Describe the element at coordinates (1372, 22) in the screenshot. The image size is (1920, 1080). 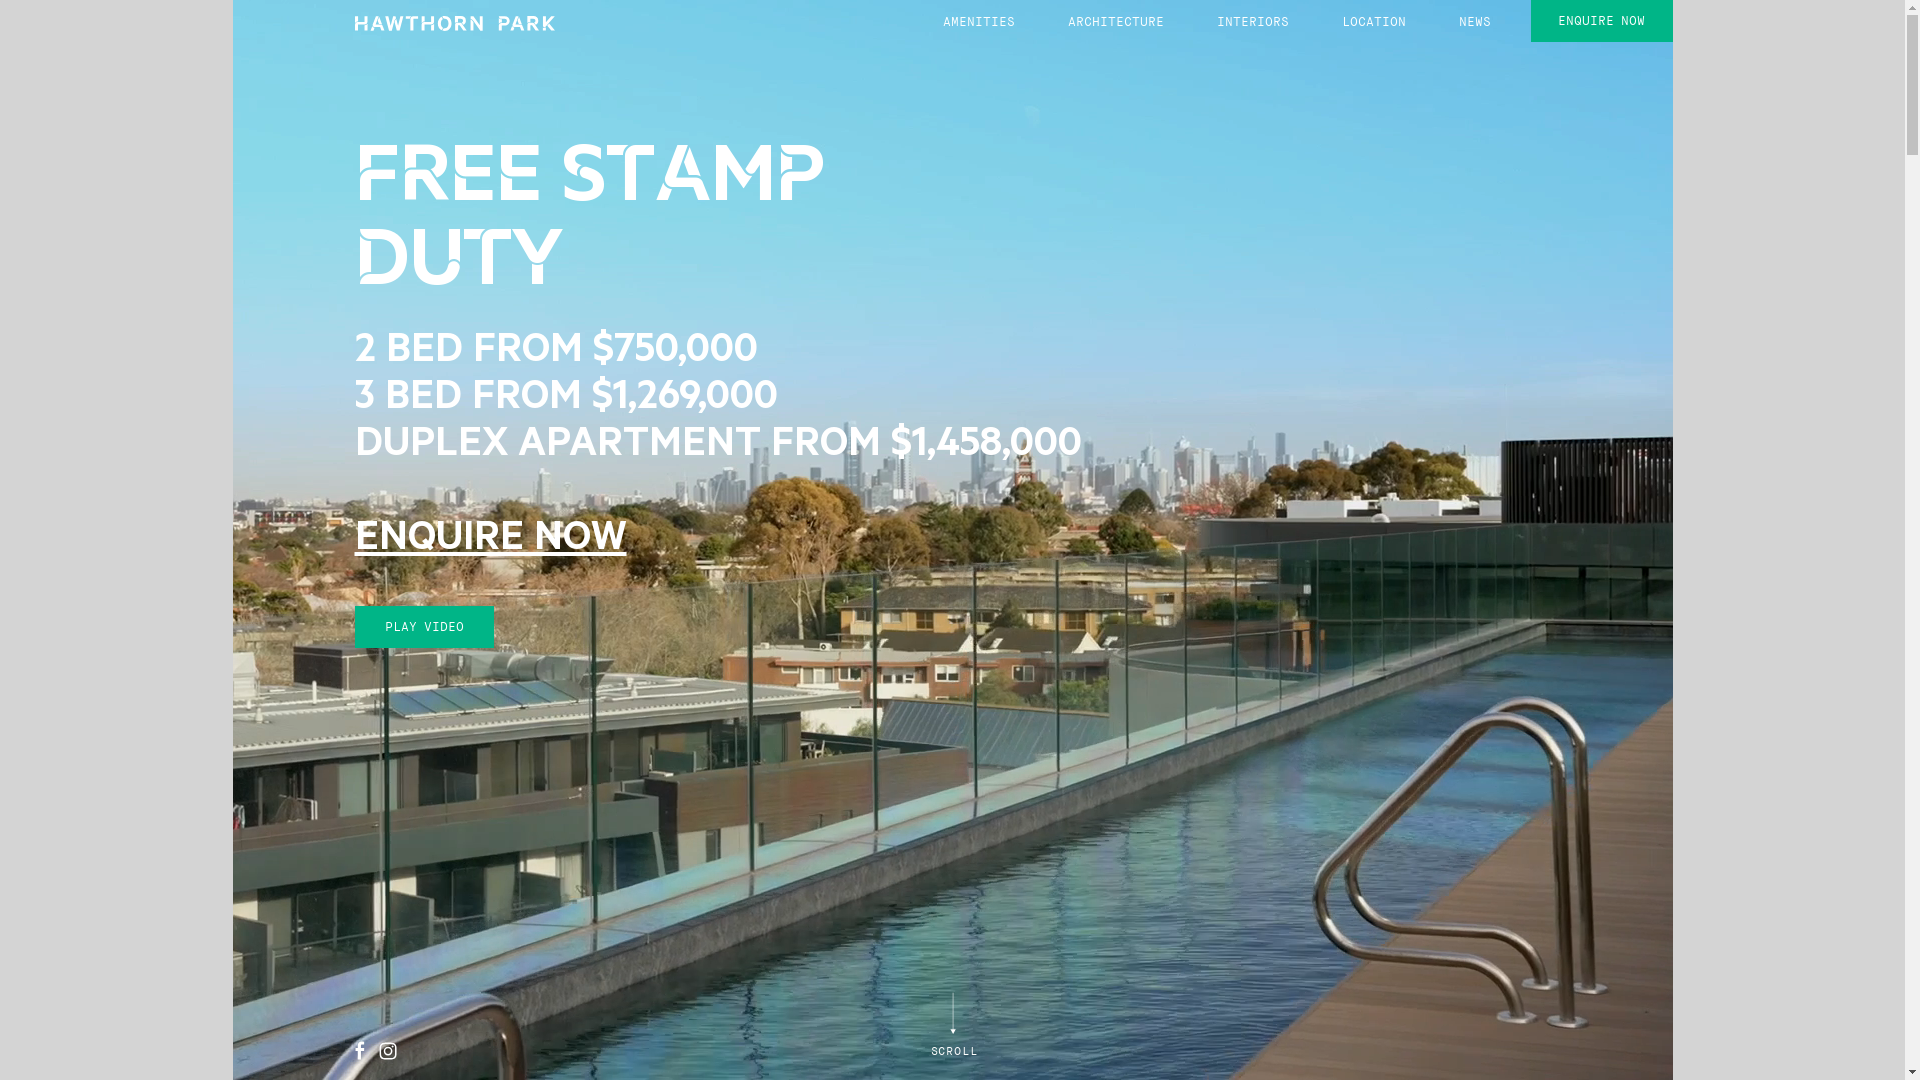
I see `'LOCATION'` at that location.